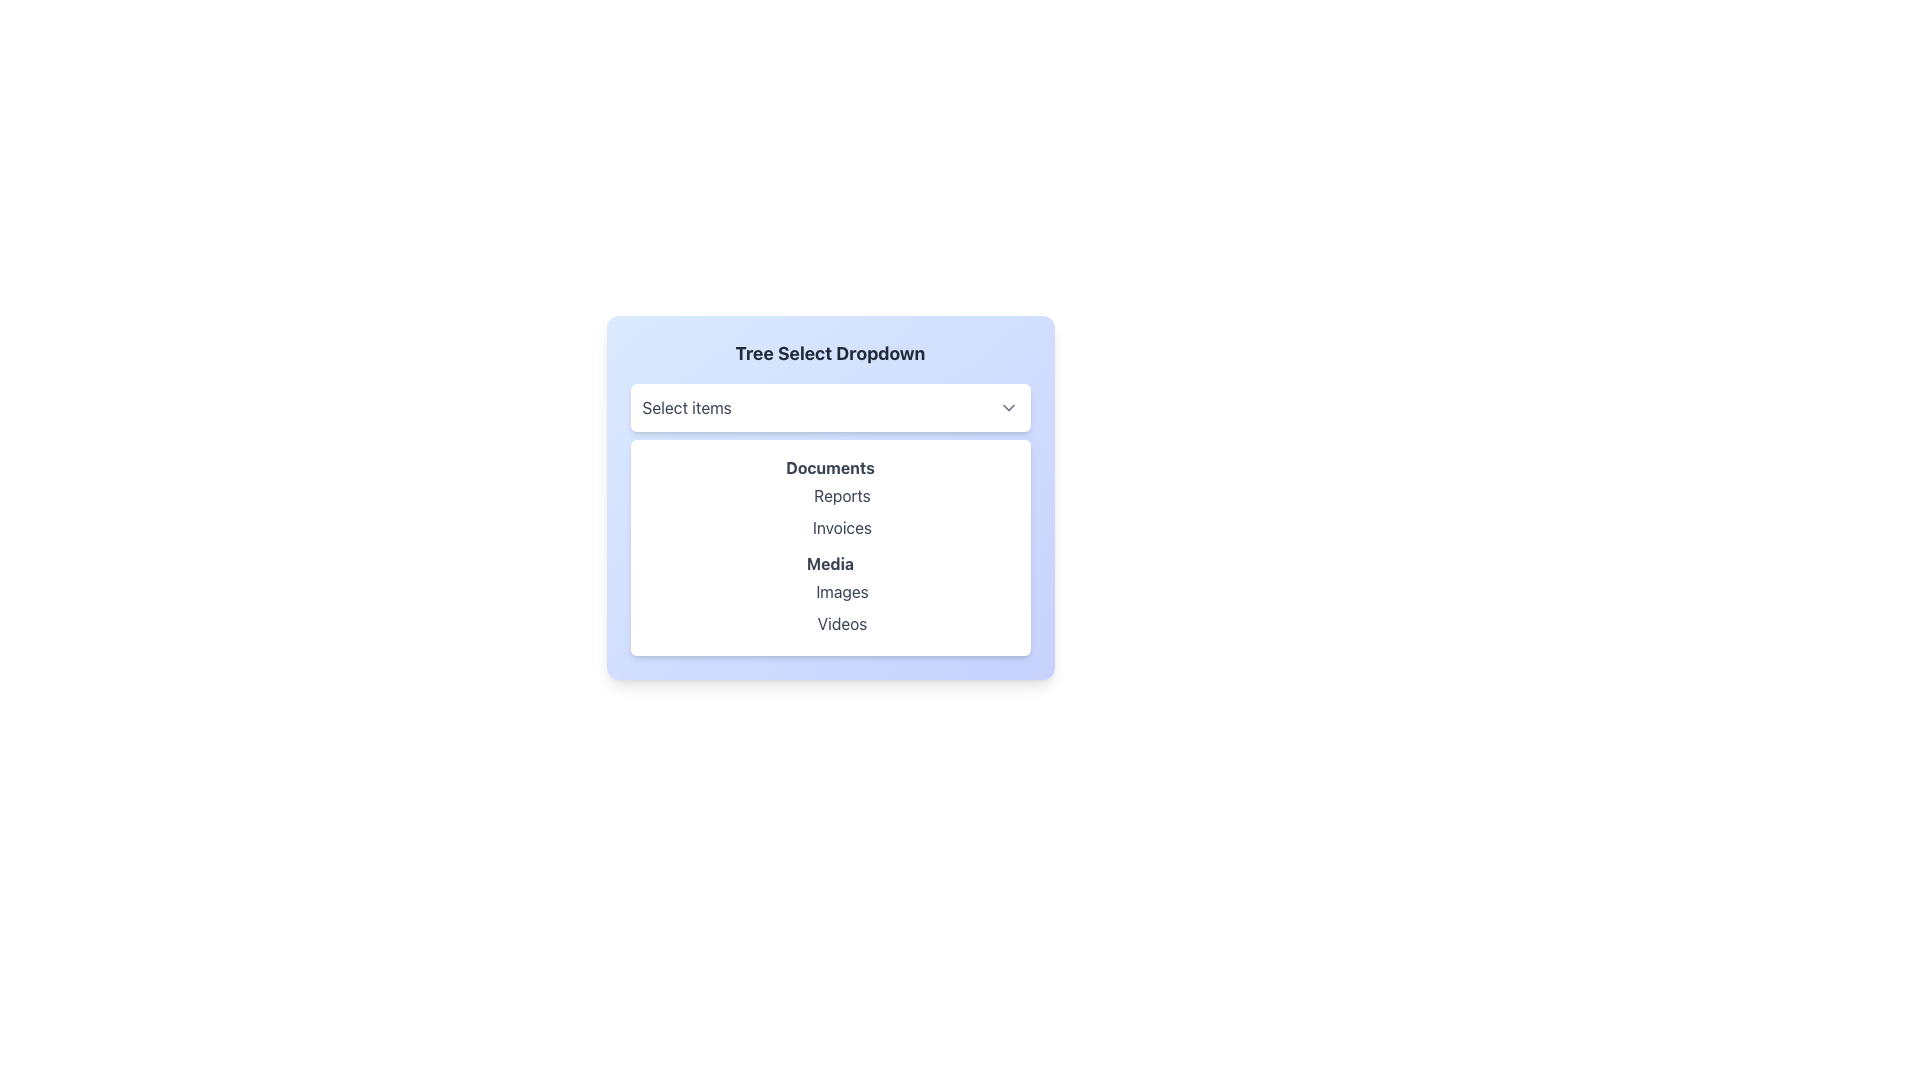 This screenshot has height=1080, width=1920. I want to click on the 'Images' option in the dropdown list located within the 'Media' category, so click(838, 590).